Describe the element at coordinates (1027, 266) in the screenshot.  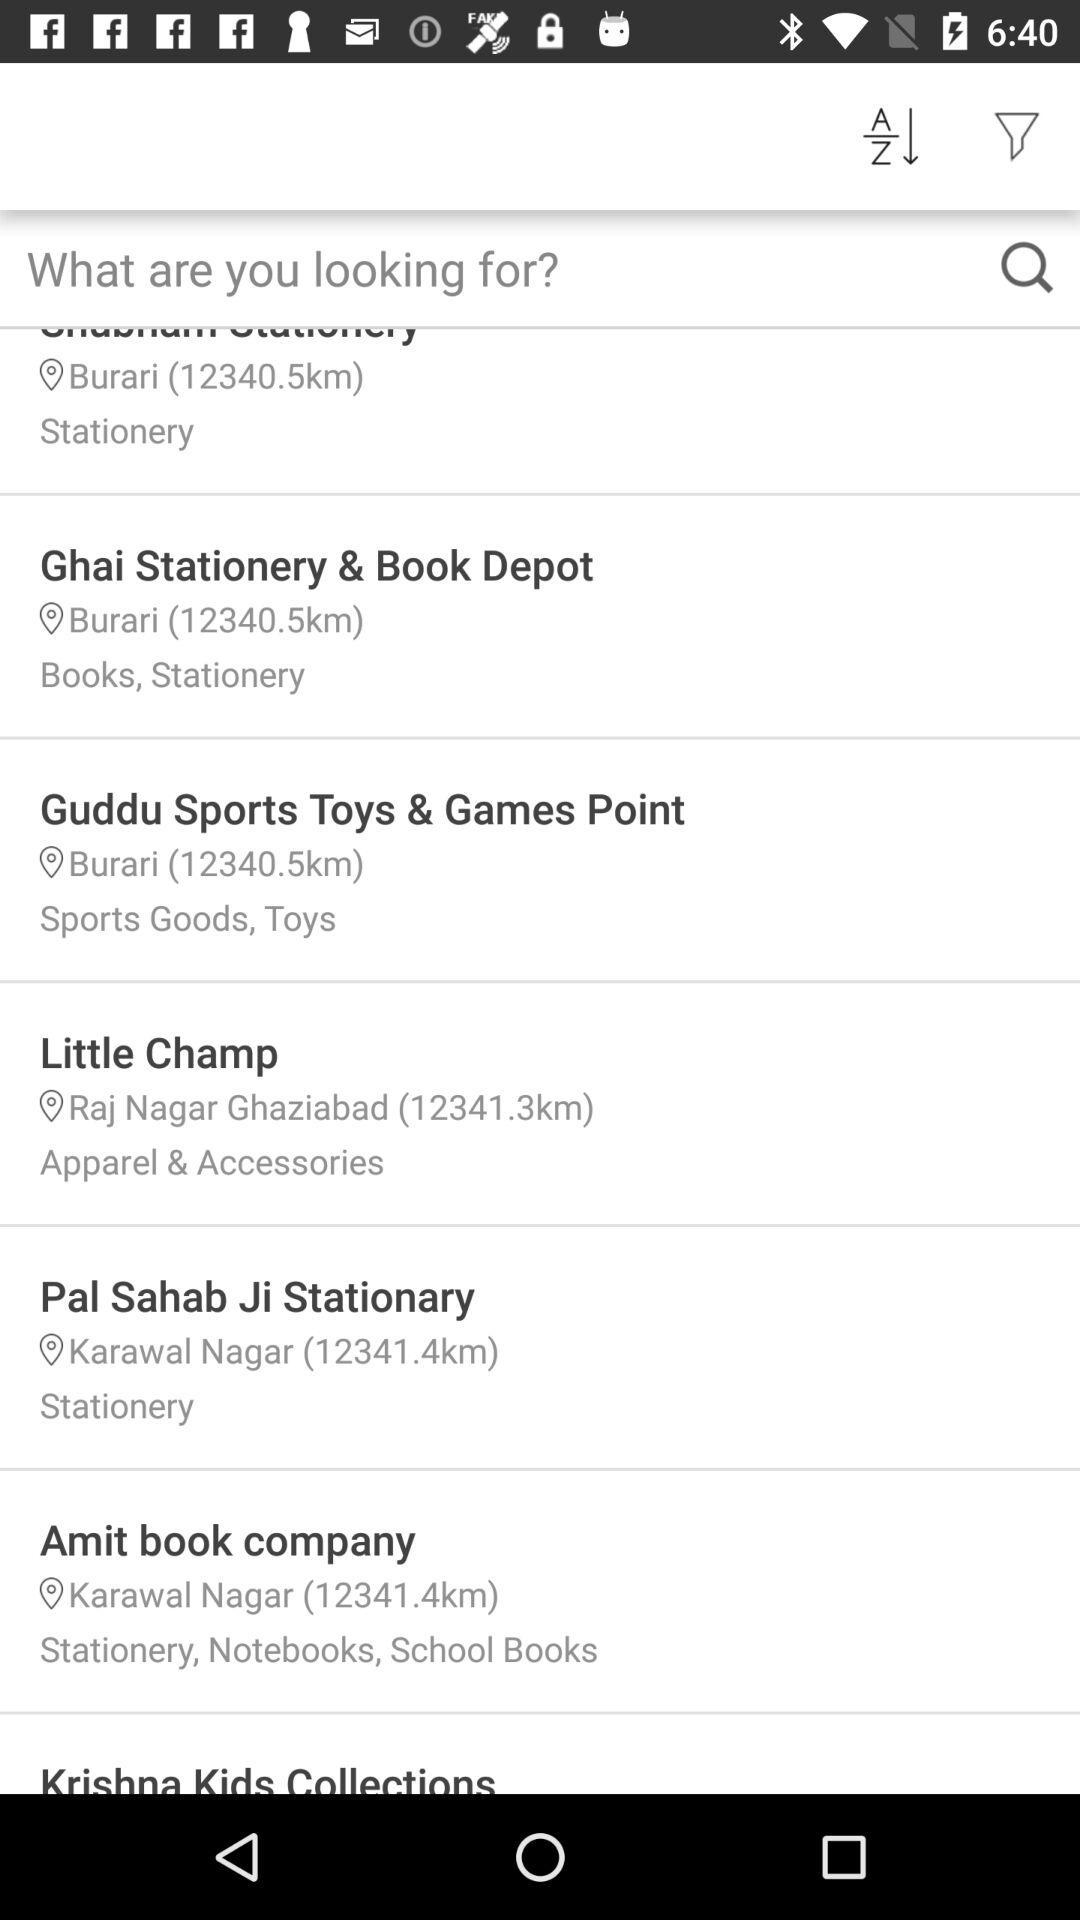
I see `the search icon` at that location.